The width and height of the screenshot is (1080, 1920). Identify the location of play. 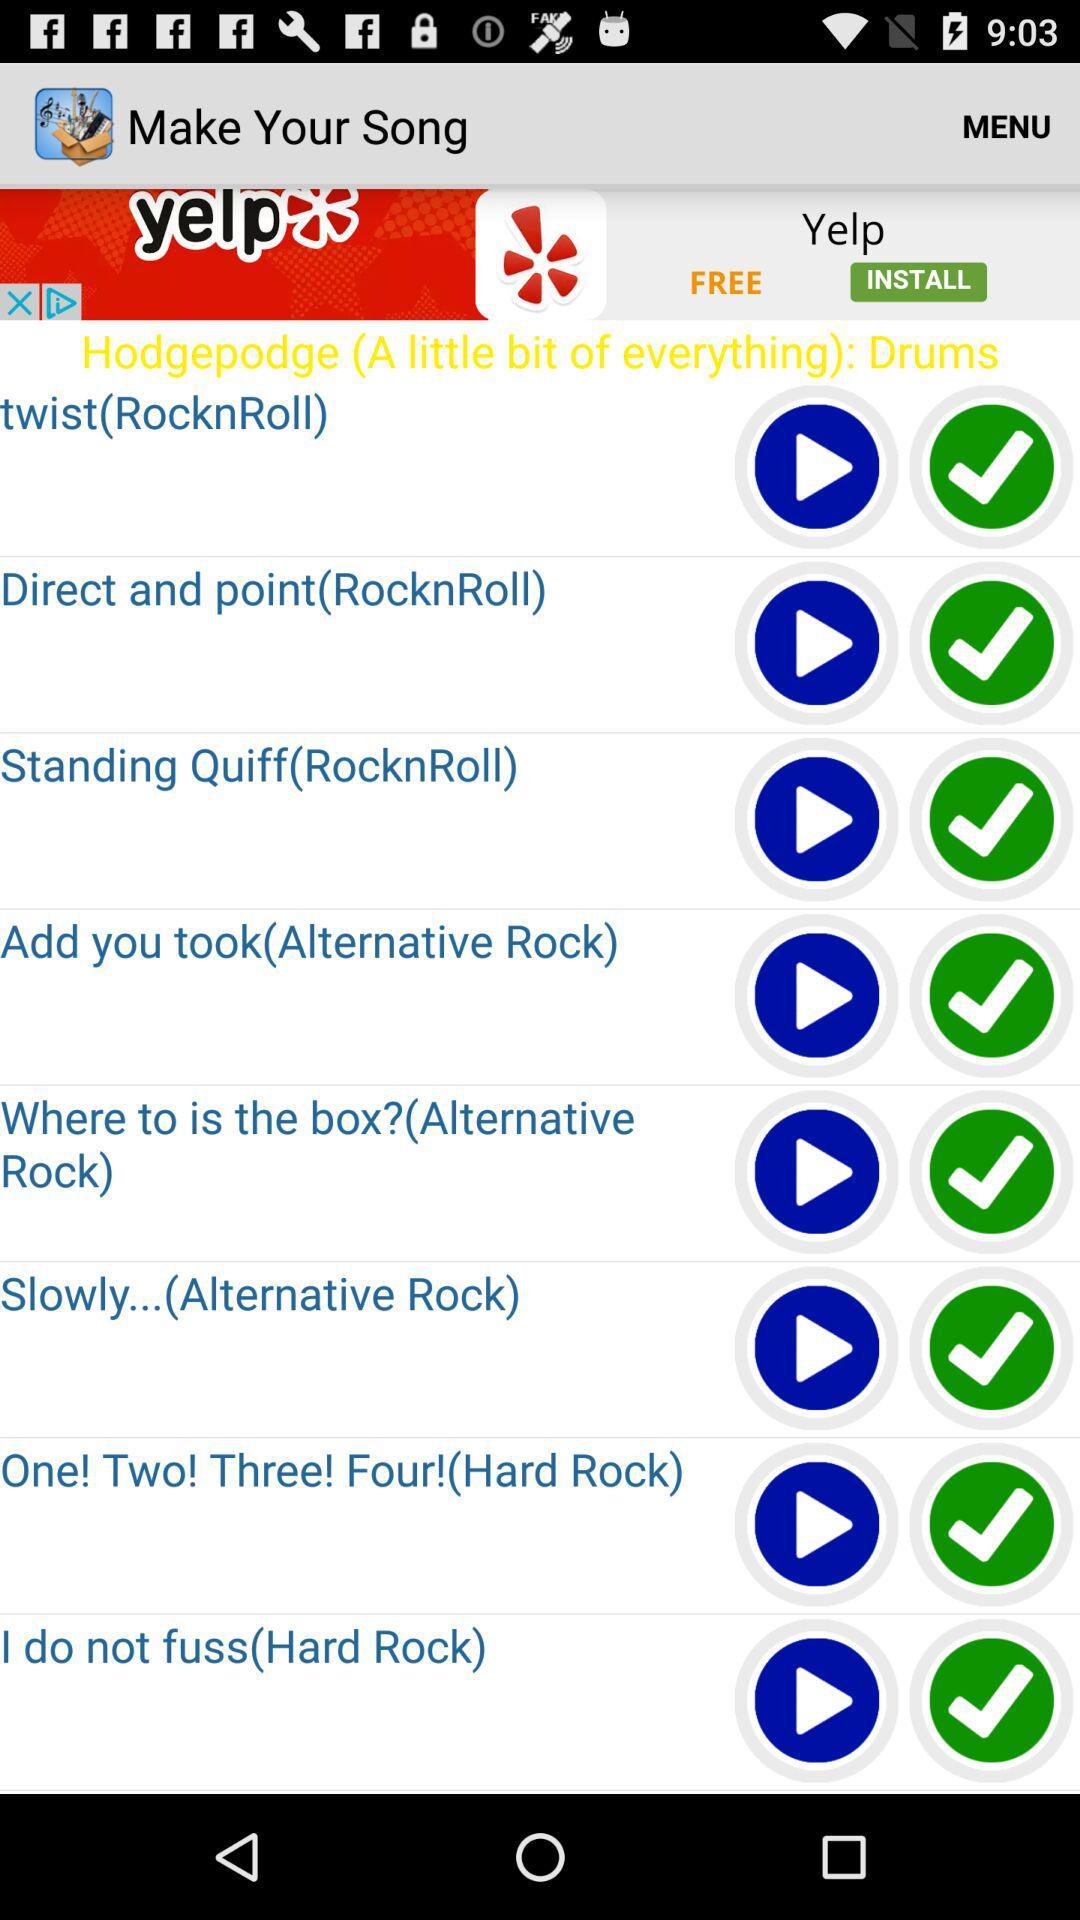
(817, 820).